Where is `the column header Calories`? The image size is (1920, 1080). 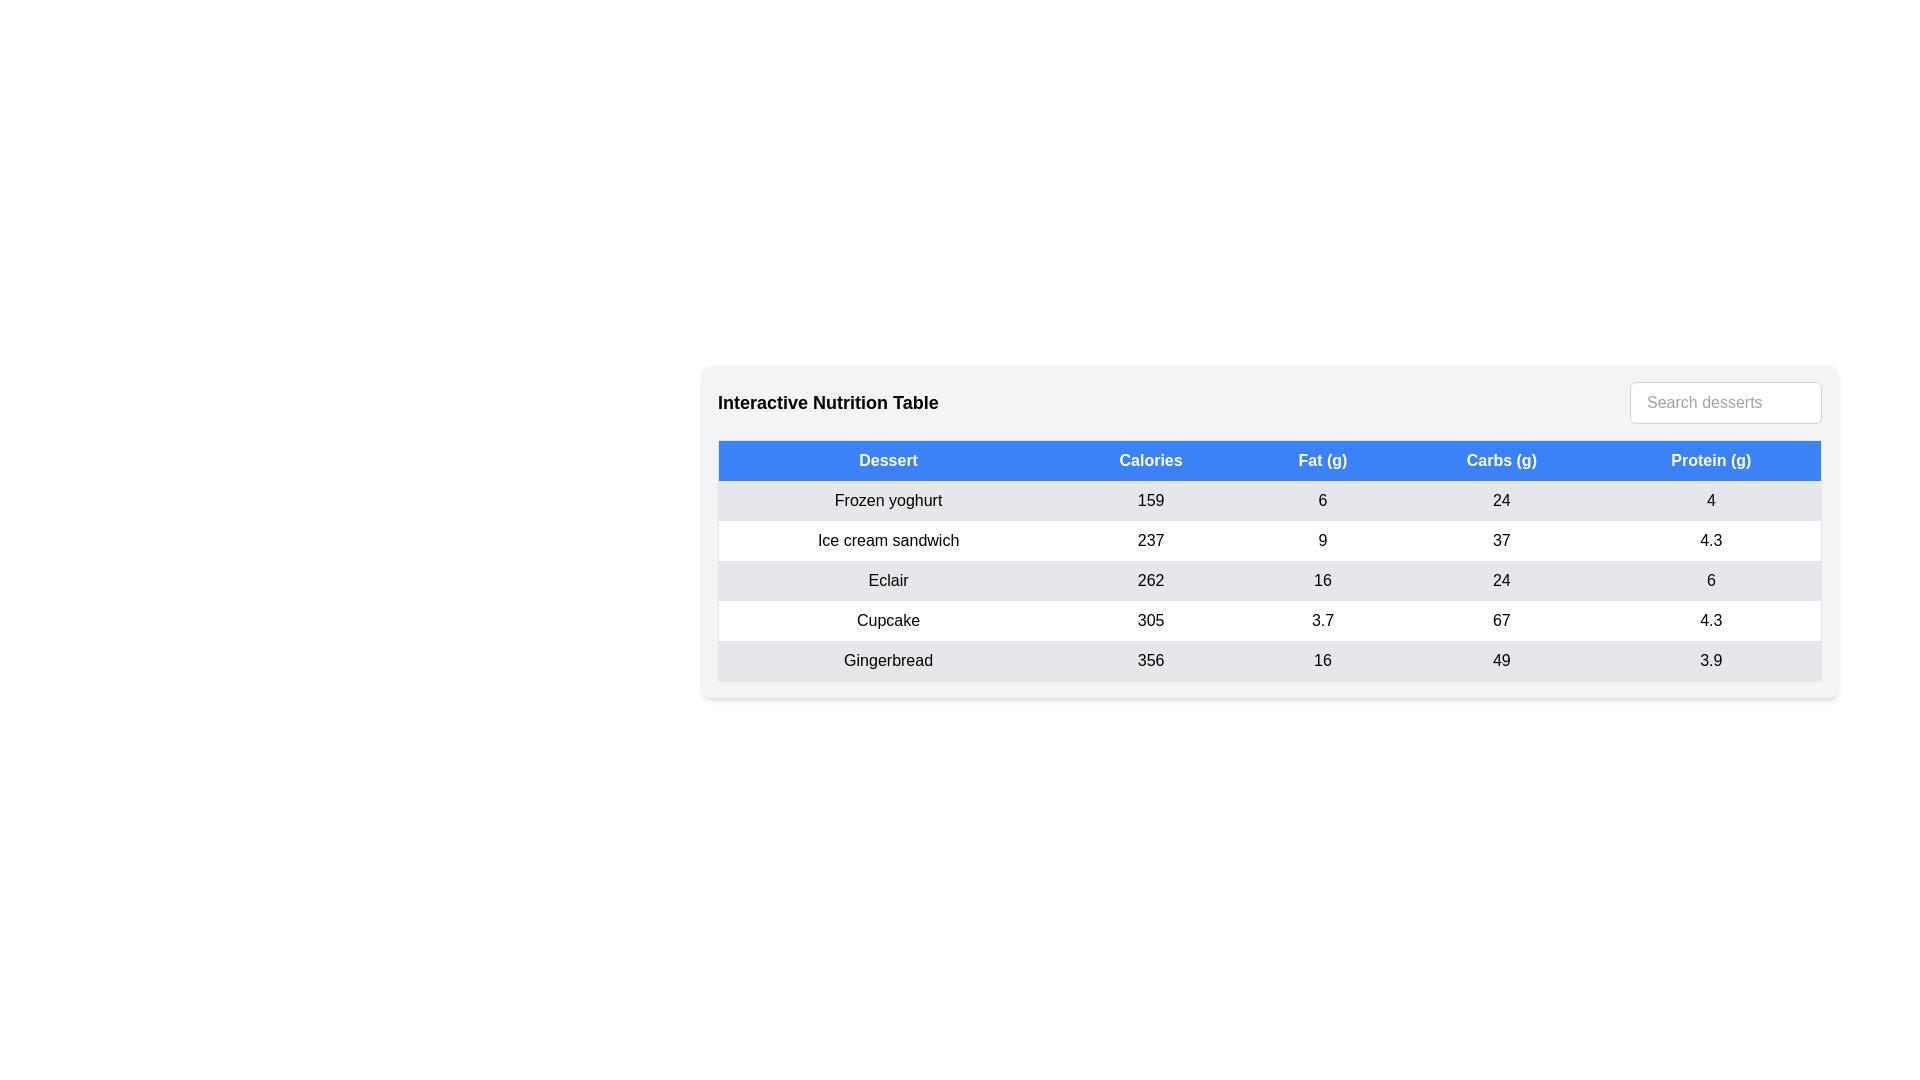 the column header Calories is located at coordinates (1151, 460).